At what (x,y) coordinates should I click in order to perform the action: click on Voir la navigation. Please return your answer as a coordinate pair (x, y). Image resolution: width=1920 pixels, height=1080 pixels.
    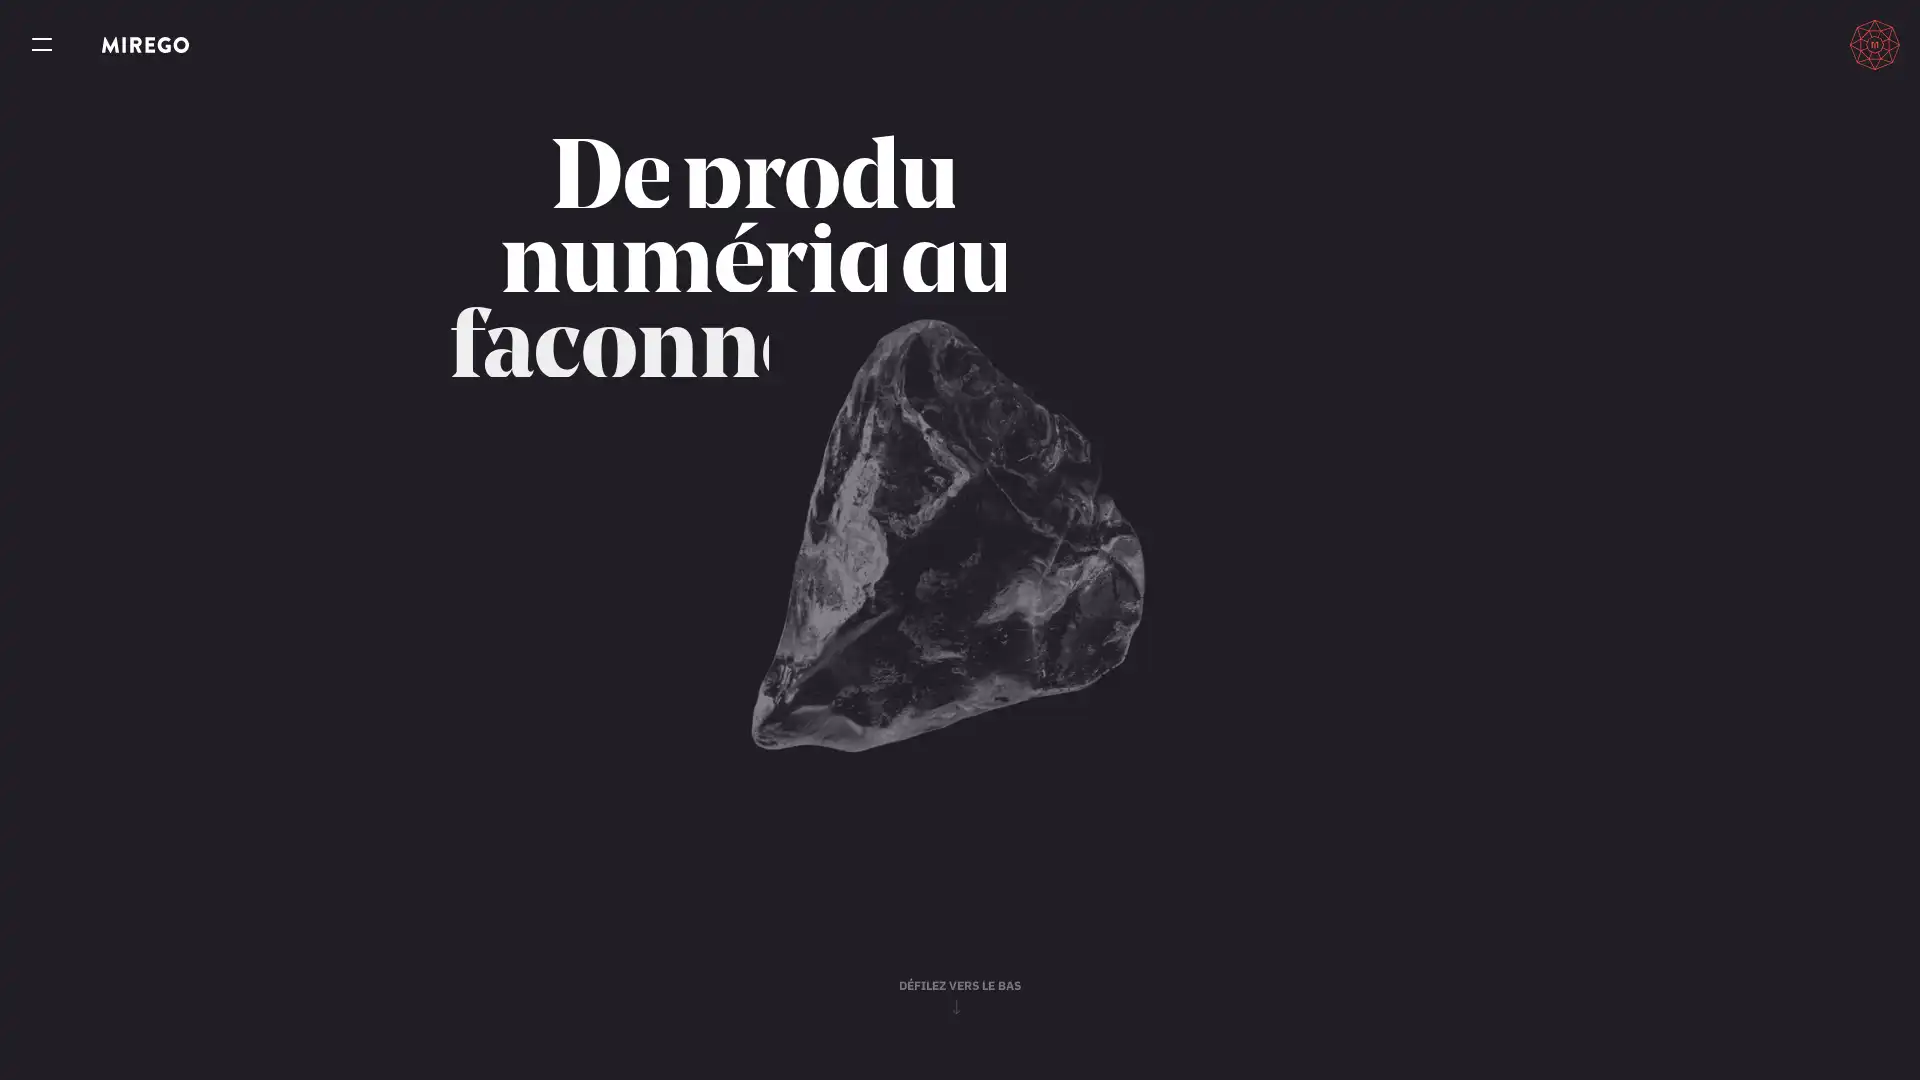
    Looking at the image, I should click on (42, 45).